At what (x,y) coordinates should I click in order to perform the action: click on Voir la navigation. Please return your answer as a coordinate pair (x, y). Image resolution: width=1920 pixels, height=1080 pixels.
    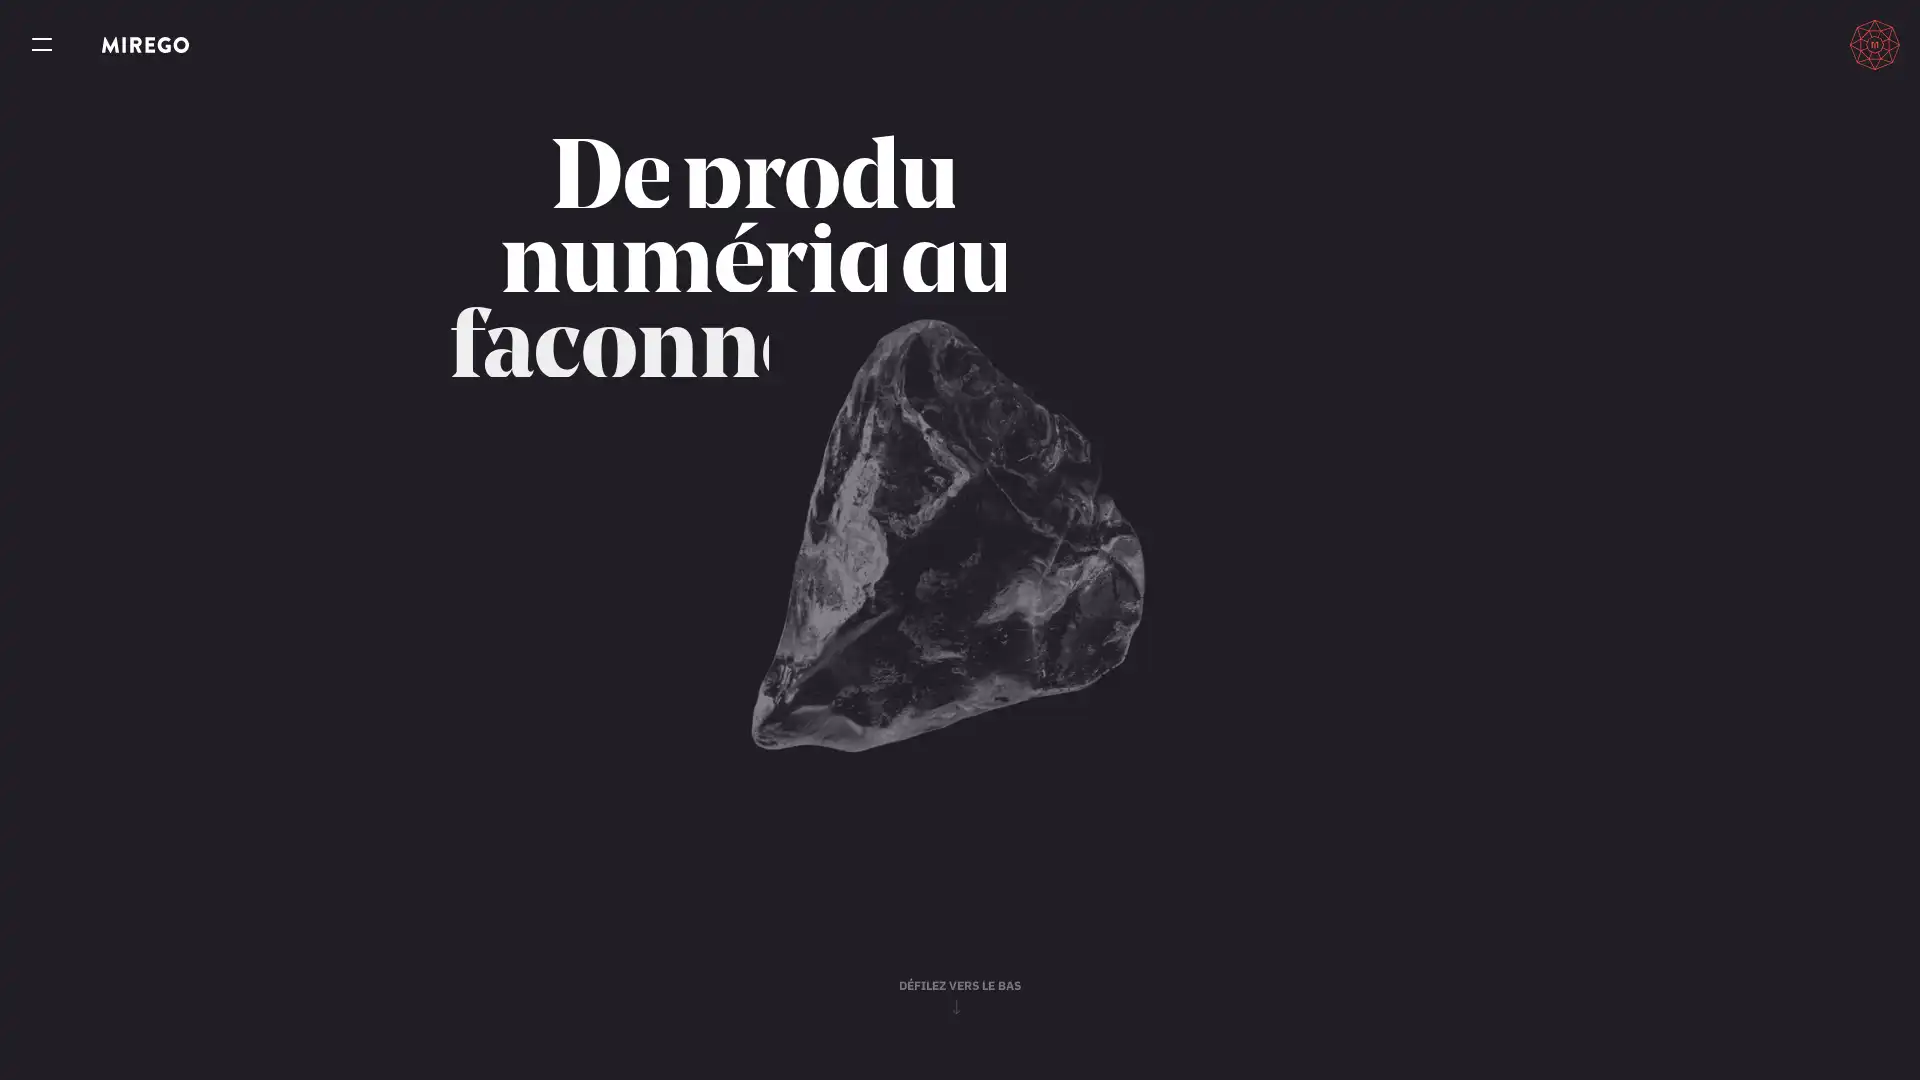
    Looking at the image, I should click on (42, 45).